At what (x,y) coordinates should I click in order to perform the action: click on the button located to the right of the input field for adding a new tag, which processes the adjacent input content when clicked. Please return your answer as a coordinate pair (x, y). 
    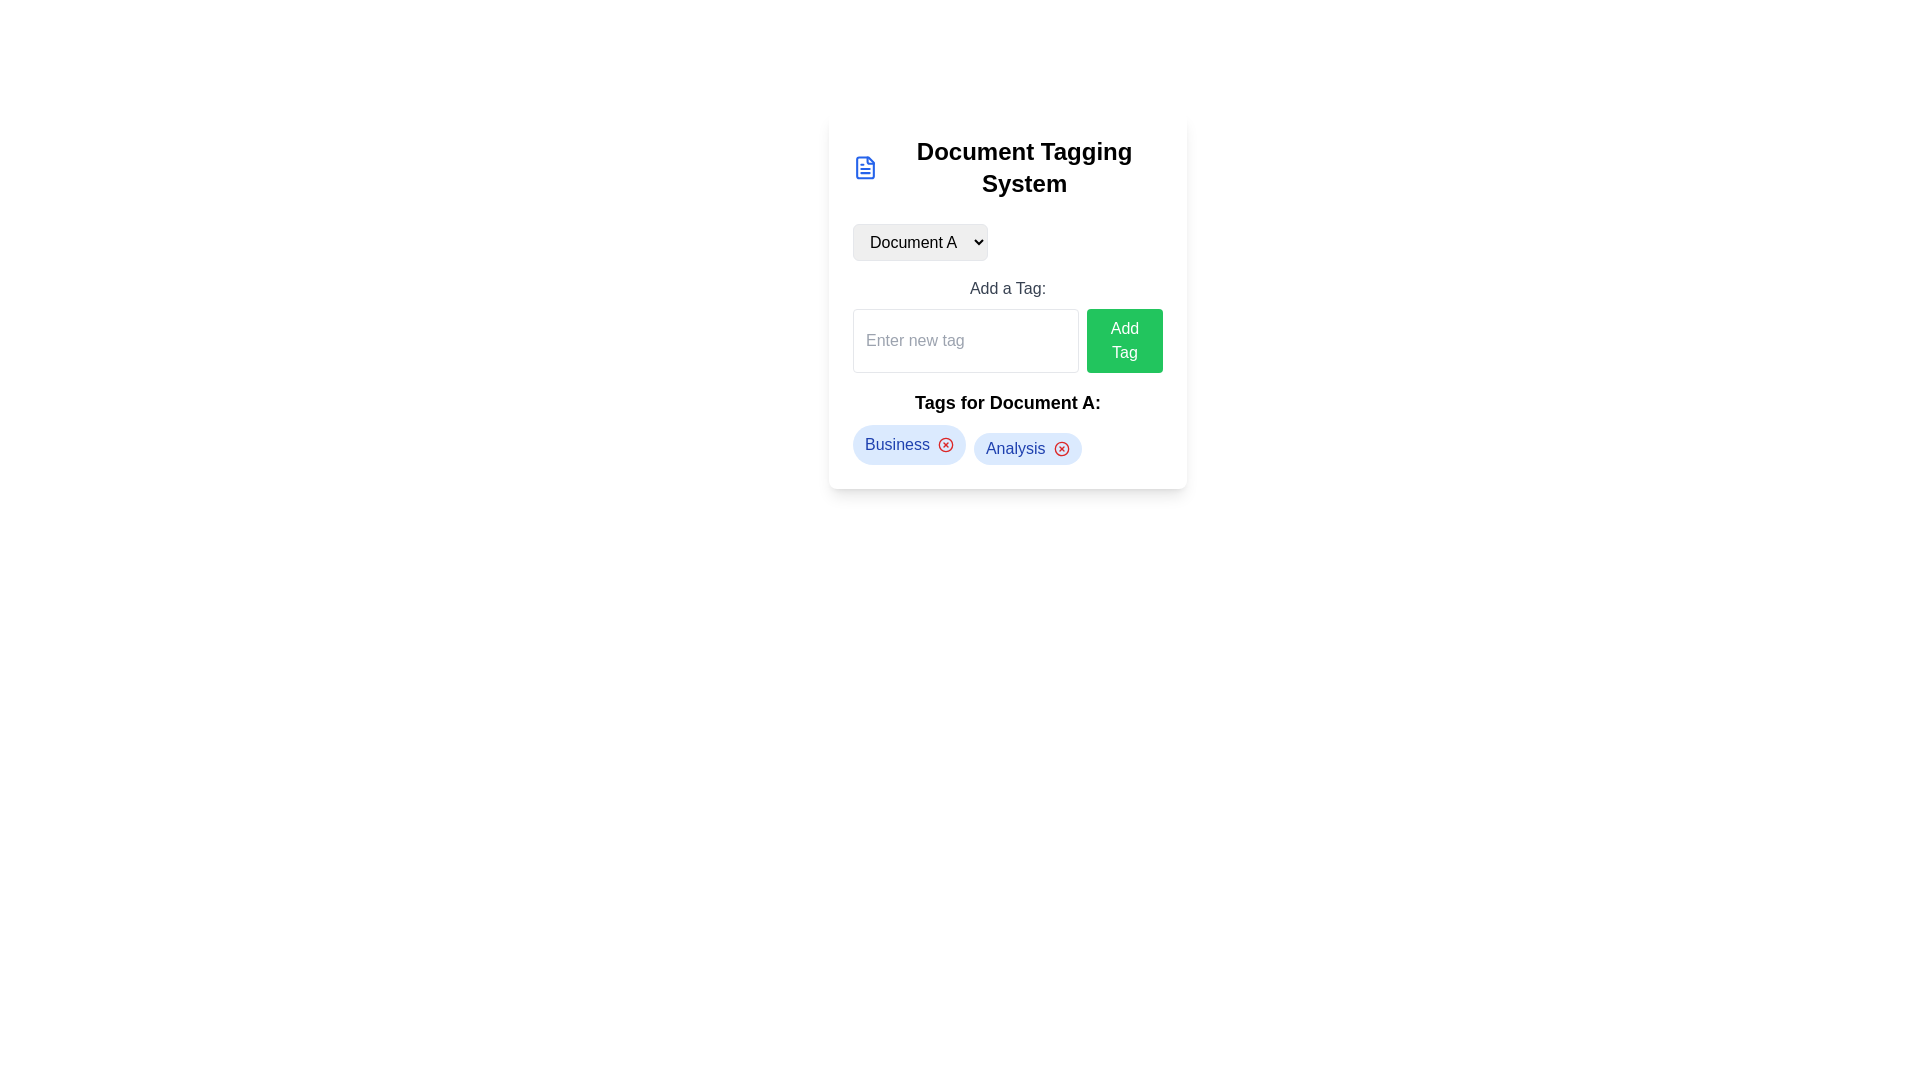
    Looking at the image, I should click on (1124, 339).